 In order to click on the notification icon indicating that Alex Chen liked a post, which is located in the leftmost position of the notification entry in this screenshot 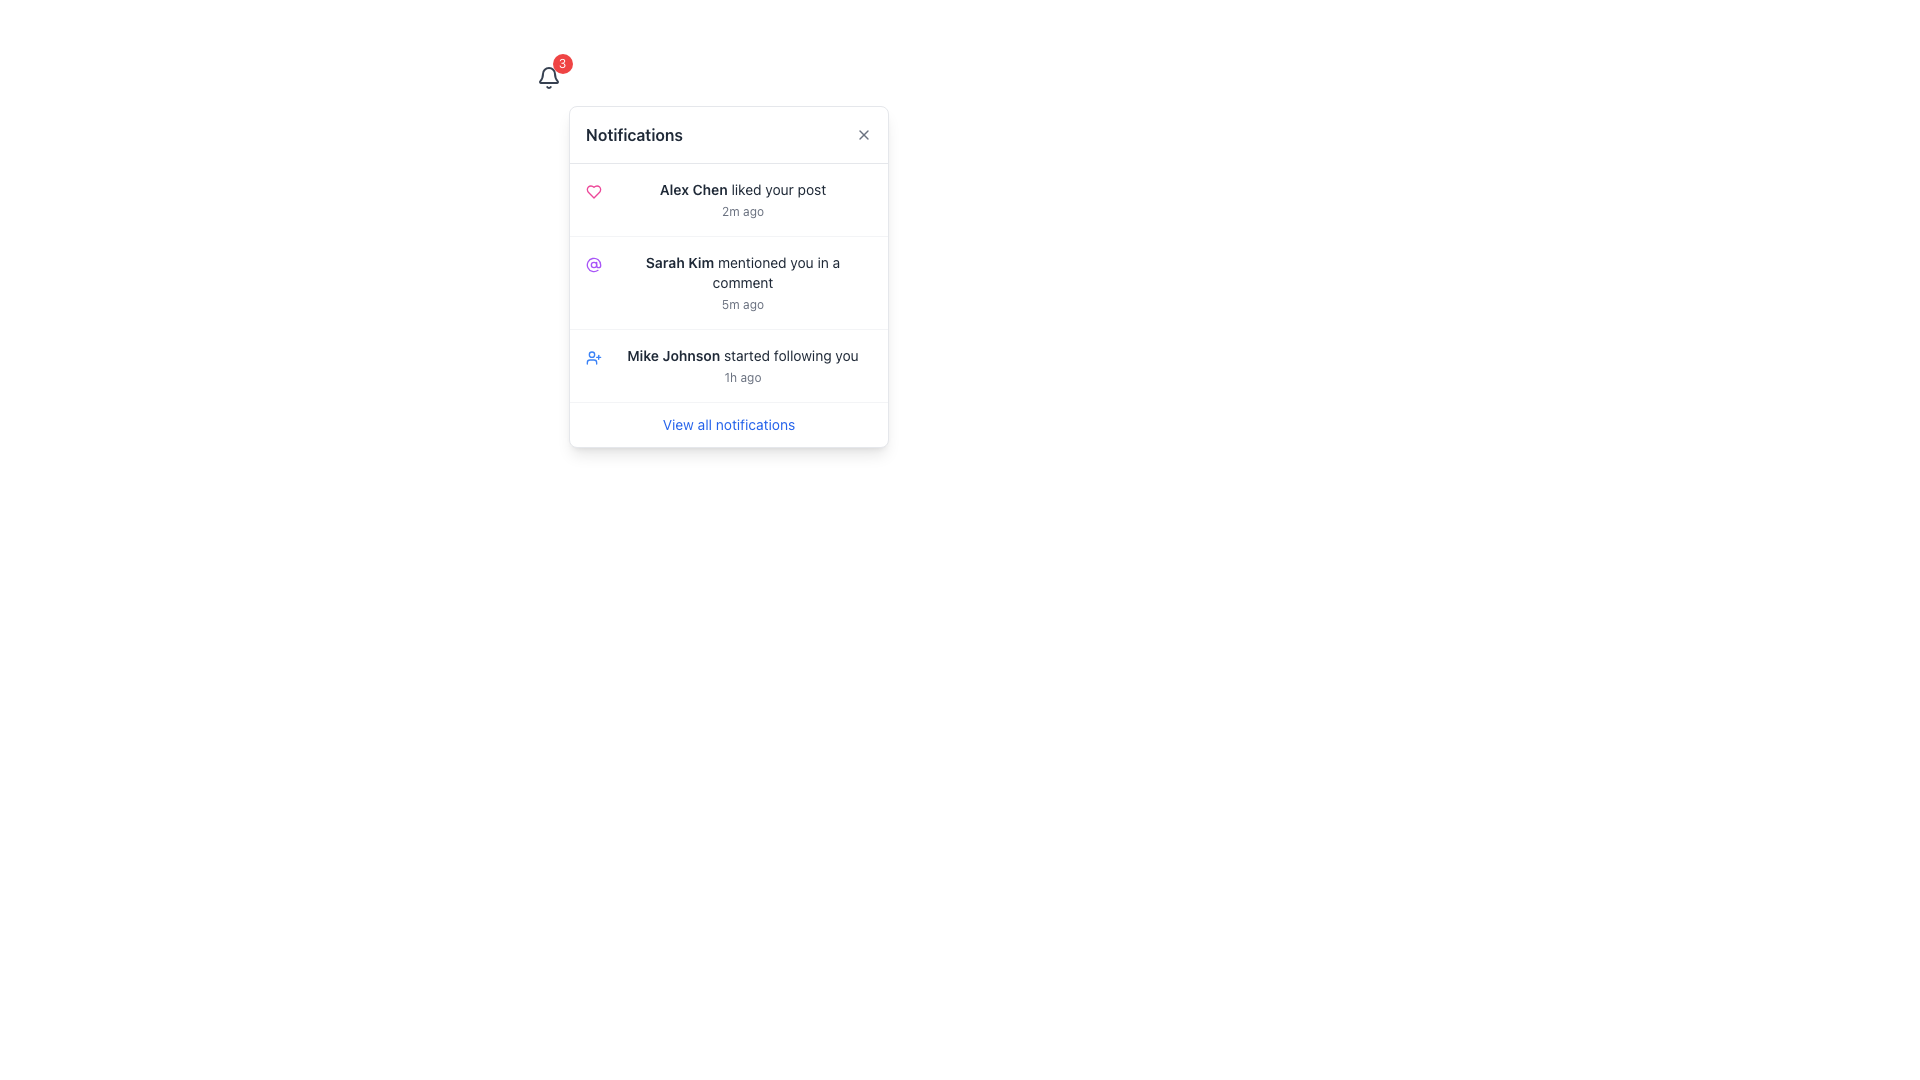, I will do `click(593, 192)`.